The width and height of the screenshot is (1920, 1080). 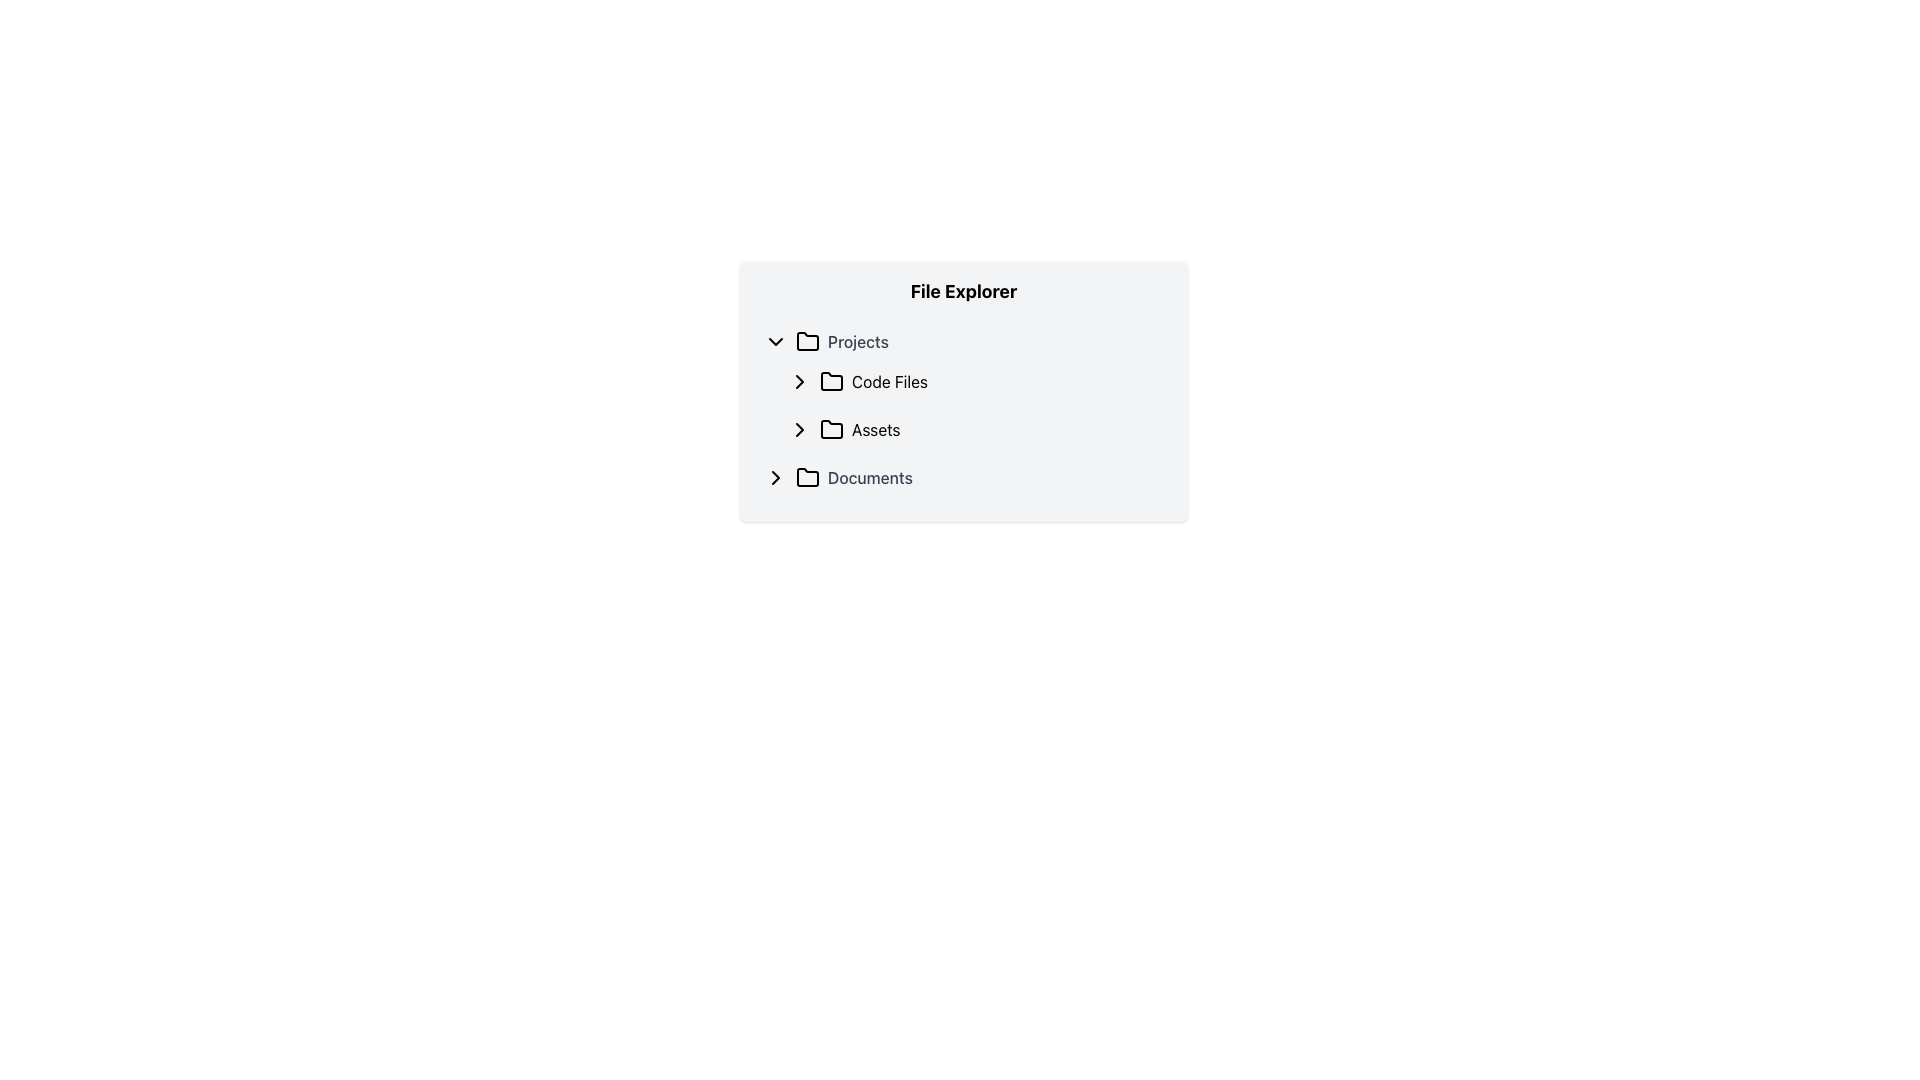 I want to click on the folder icon graphic located next to the text 'Assets' in the 'File Explorer' interface, so click(x=831, y=427).